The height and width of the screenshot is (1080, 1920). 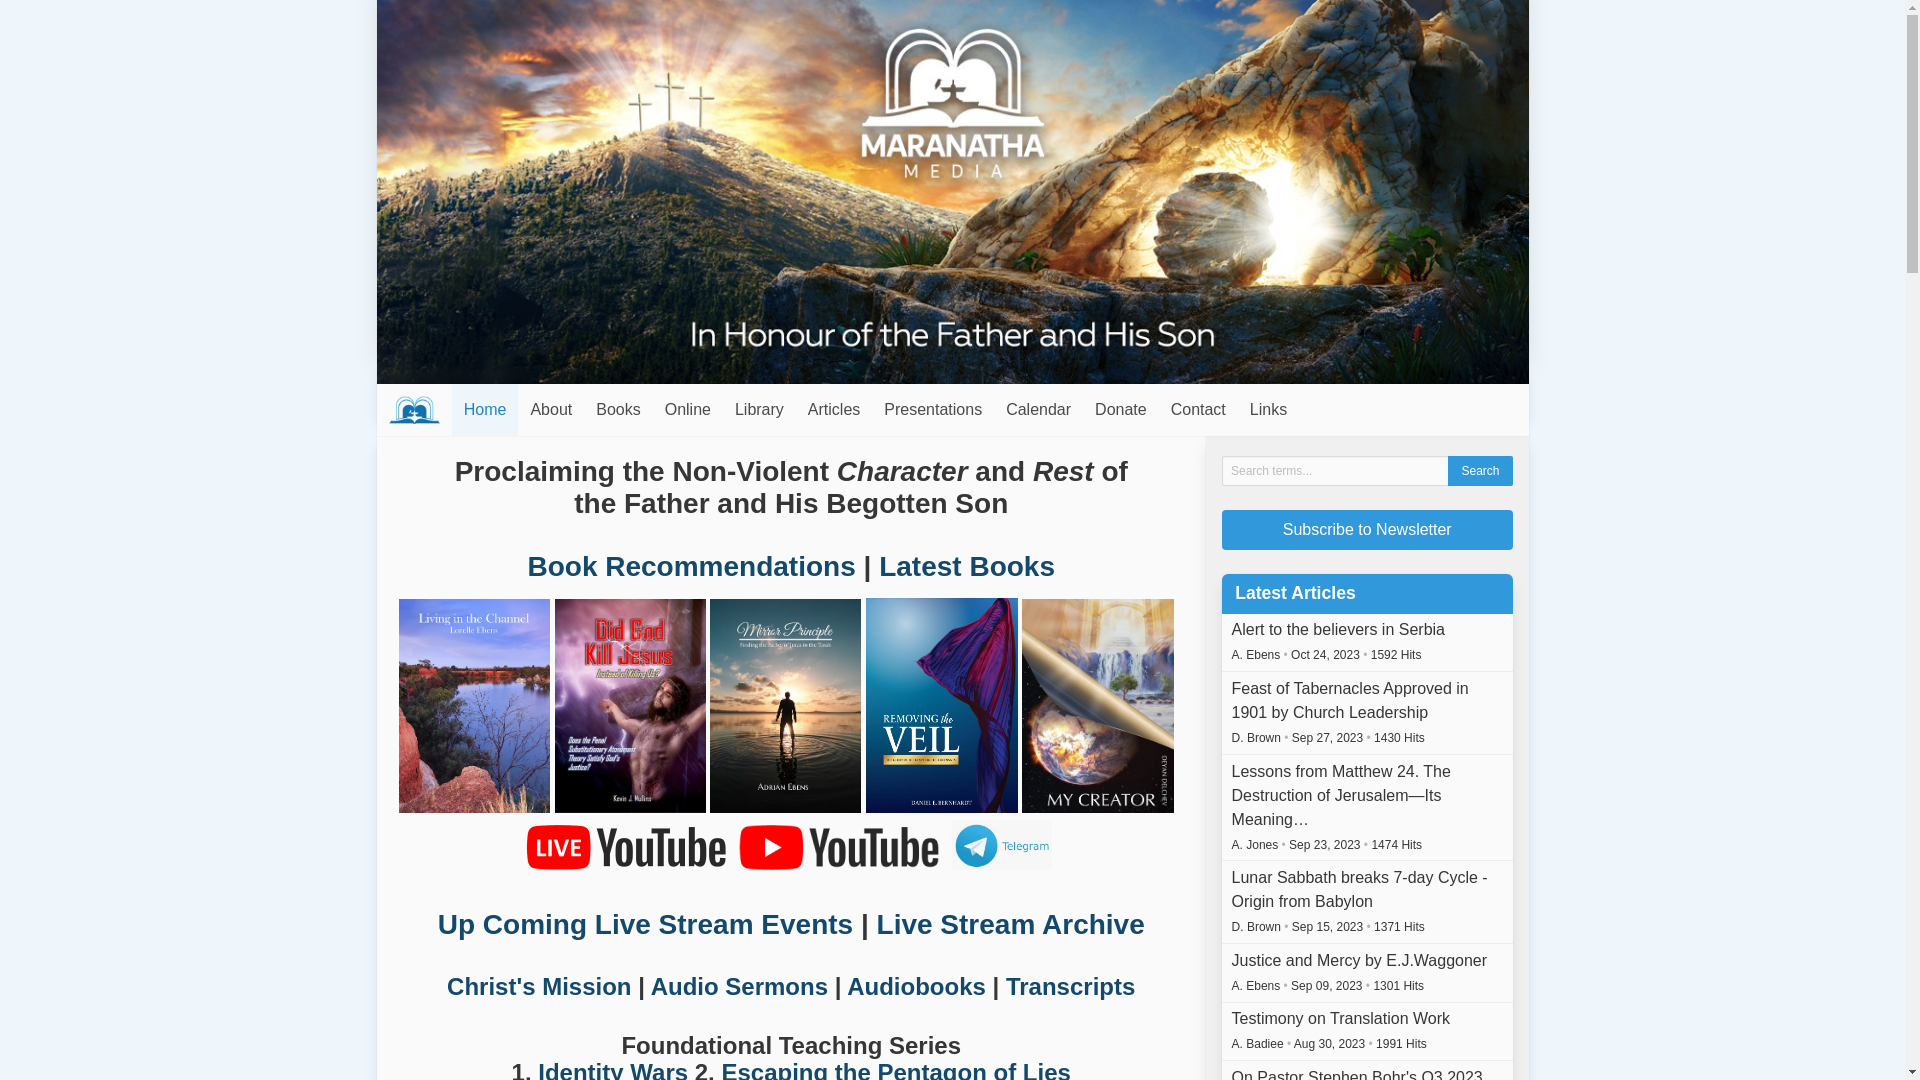 I want to click on 'Articles', so click(x=795, y=408).